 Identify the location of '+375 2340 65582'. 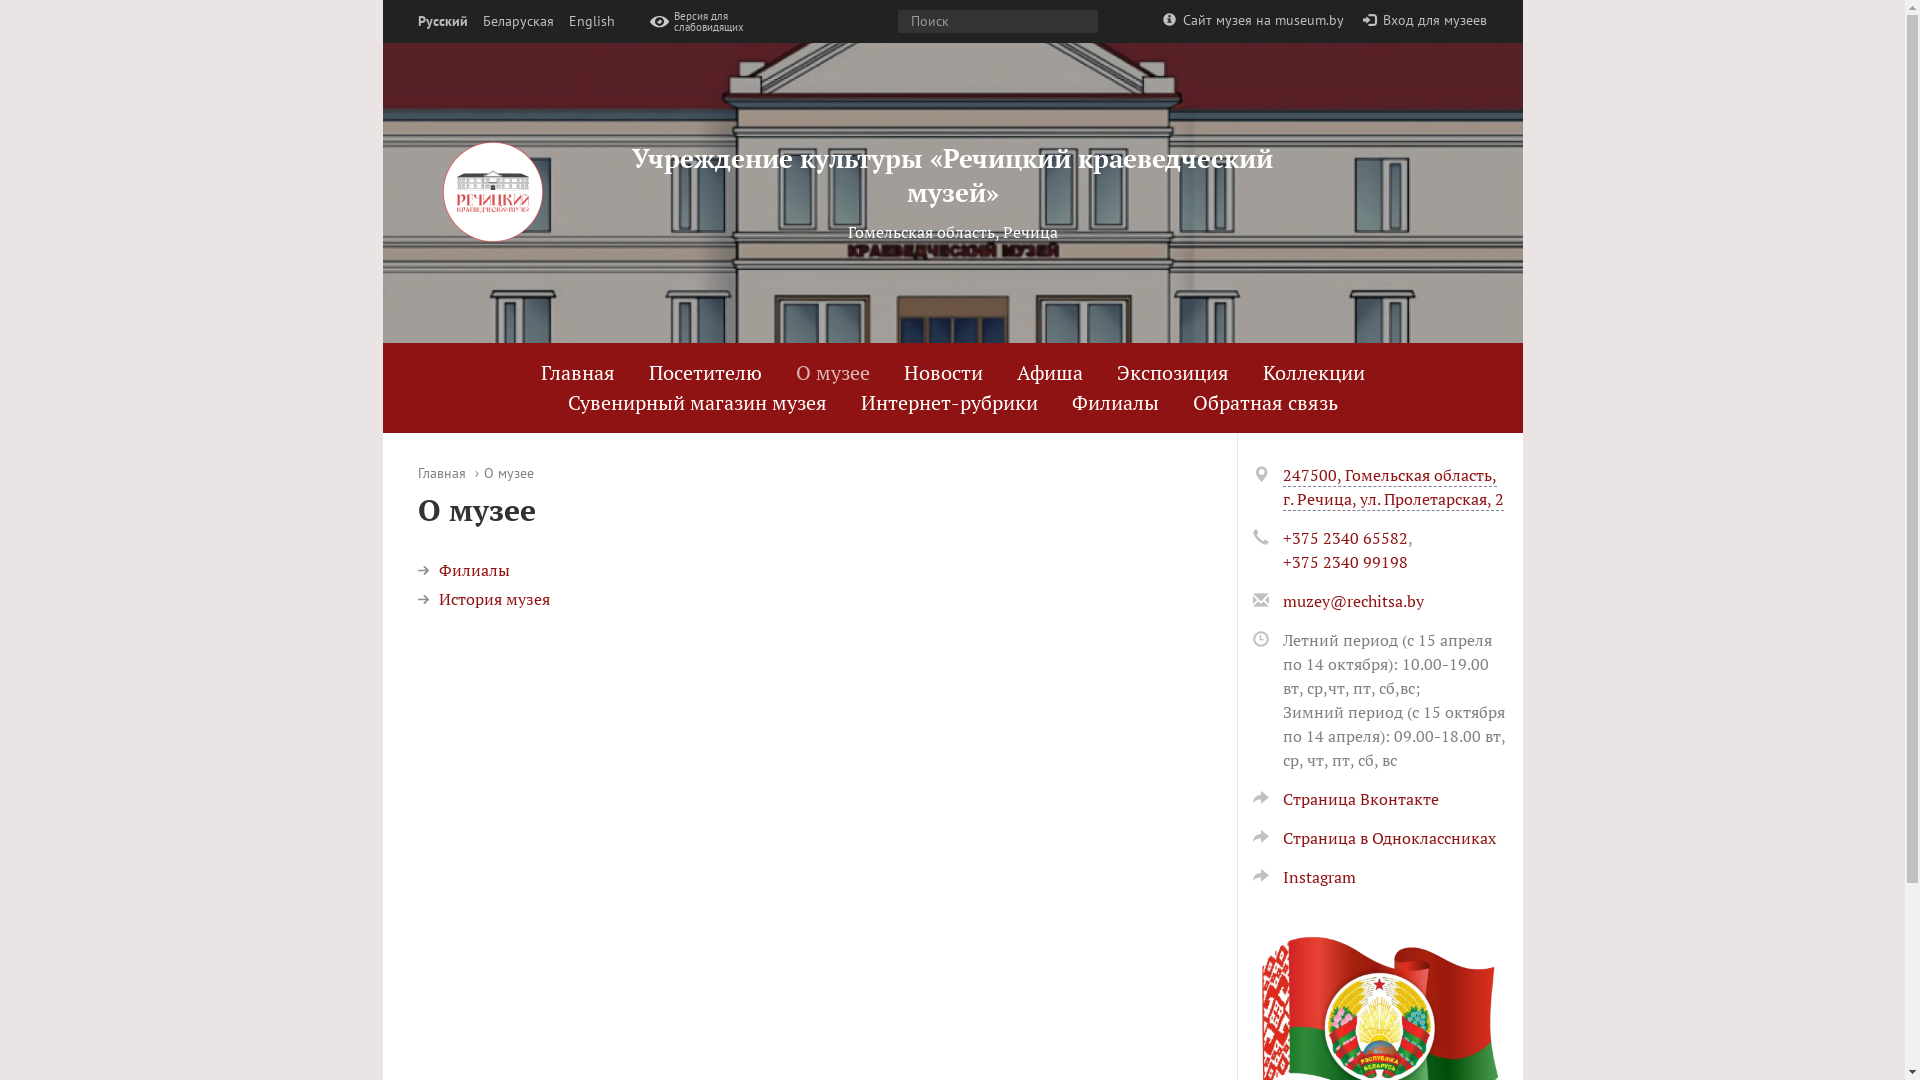
(1344, 536).